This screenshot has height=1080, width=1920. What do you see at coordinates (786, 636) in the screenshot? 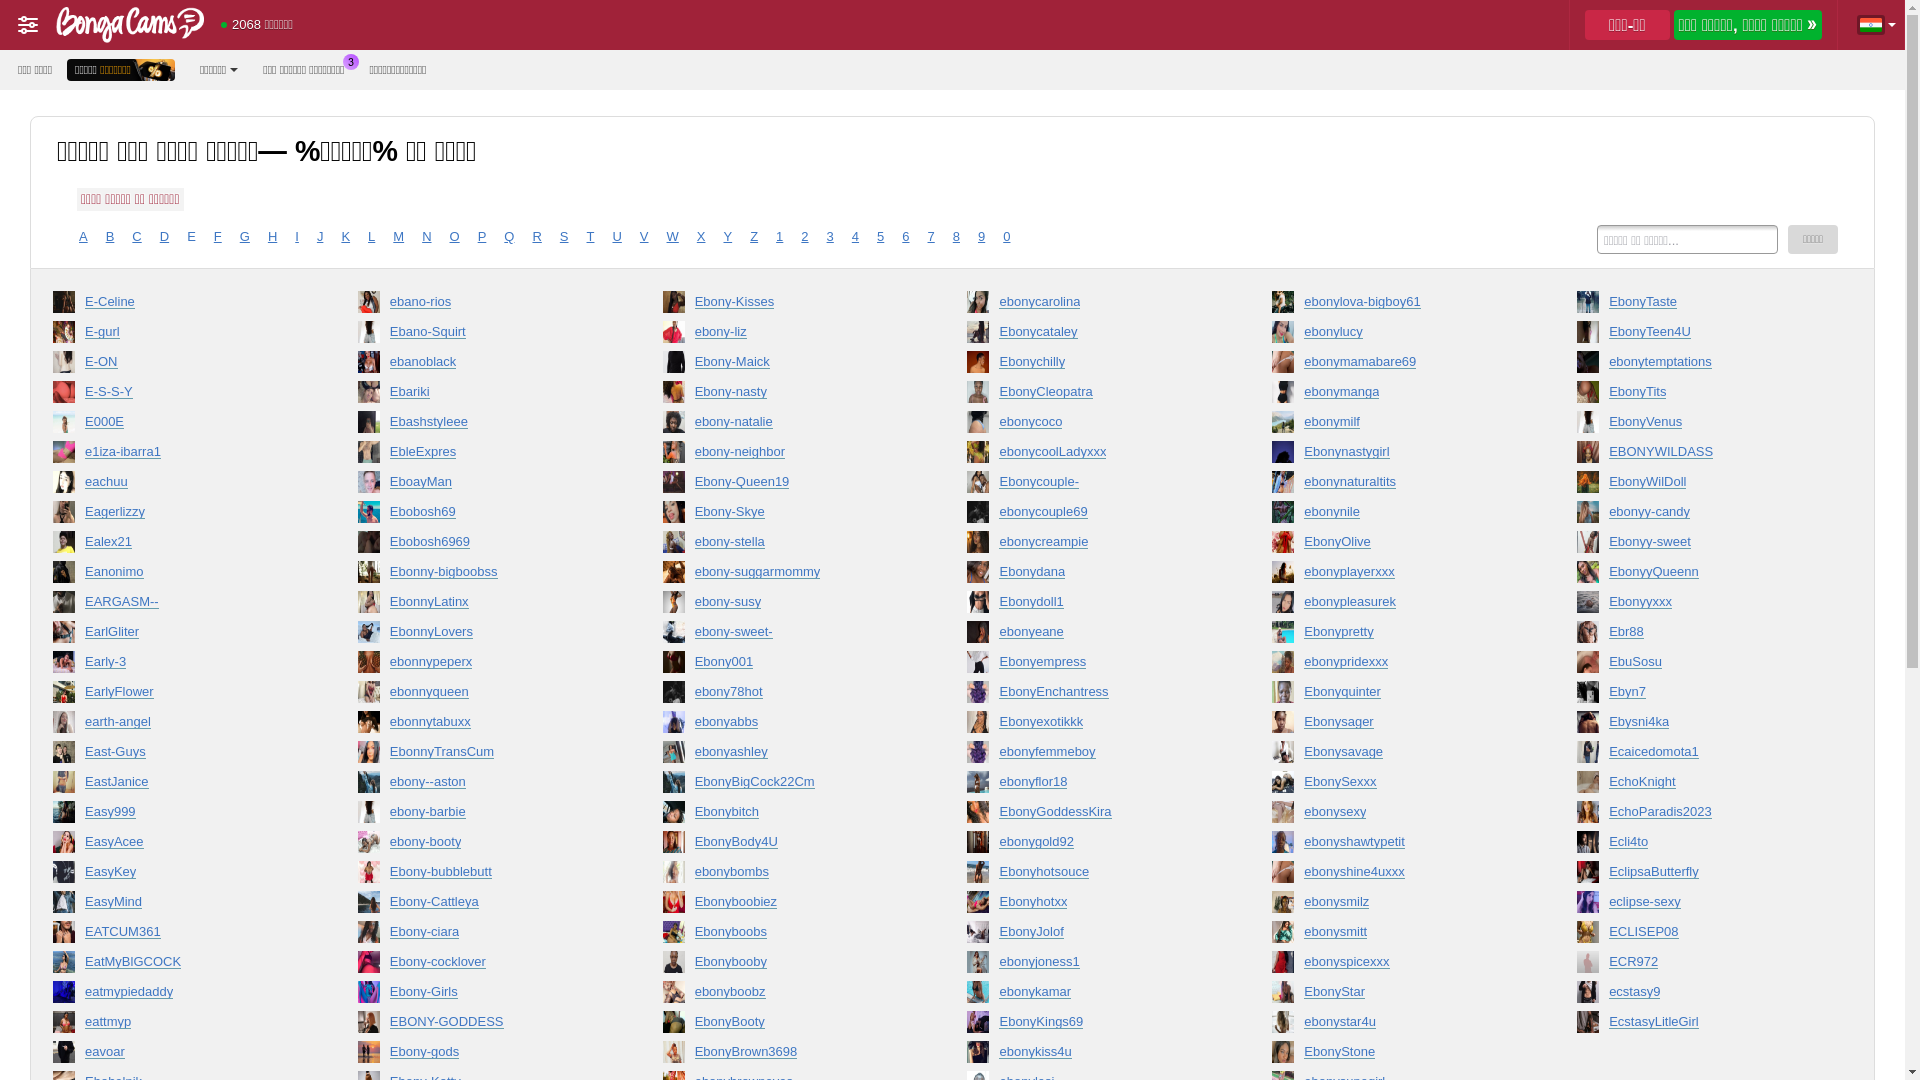
I see `'ebony-sweet-'` at bounding box center [786, 636].